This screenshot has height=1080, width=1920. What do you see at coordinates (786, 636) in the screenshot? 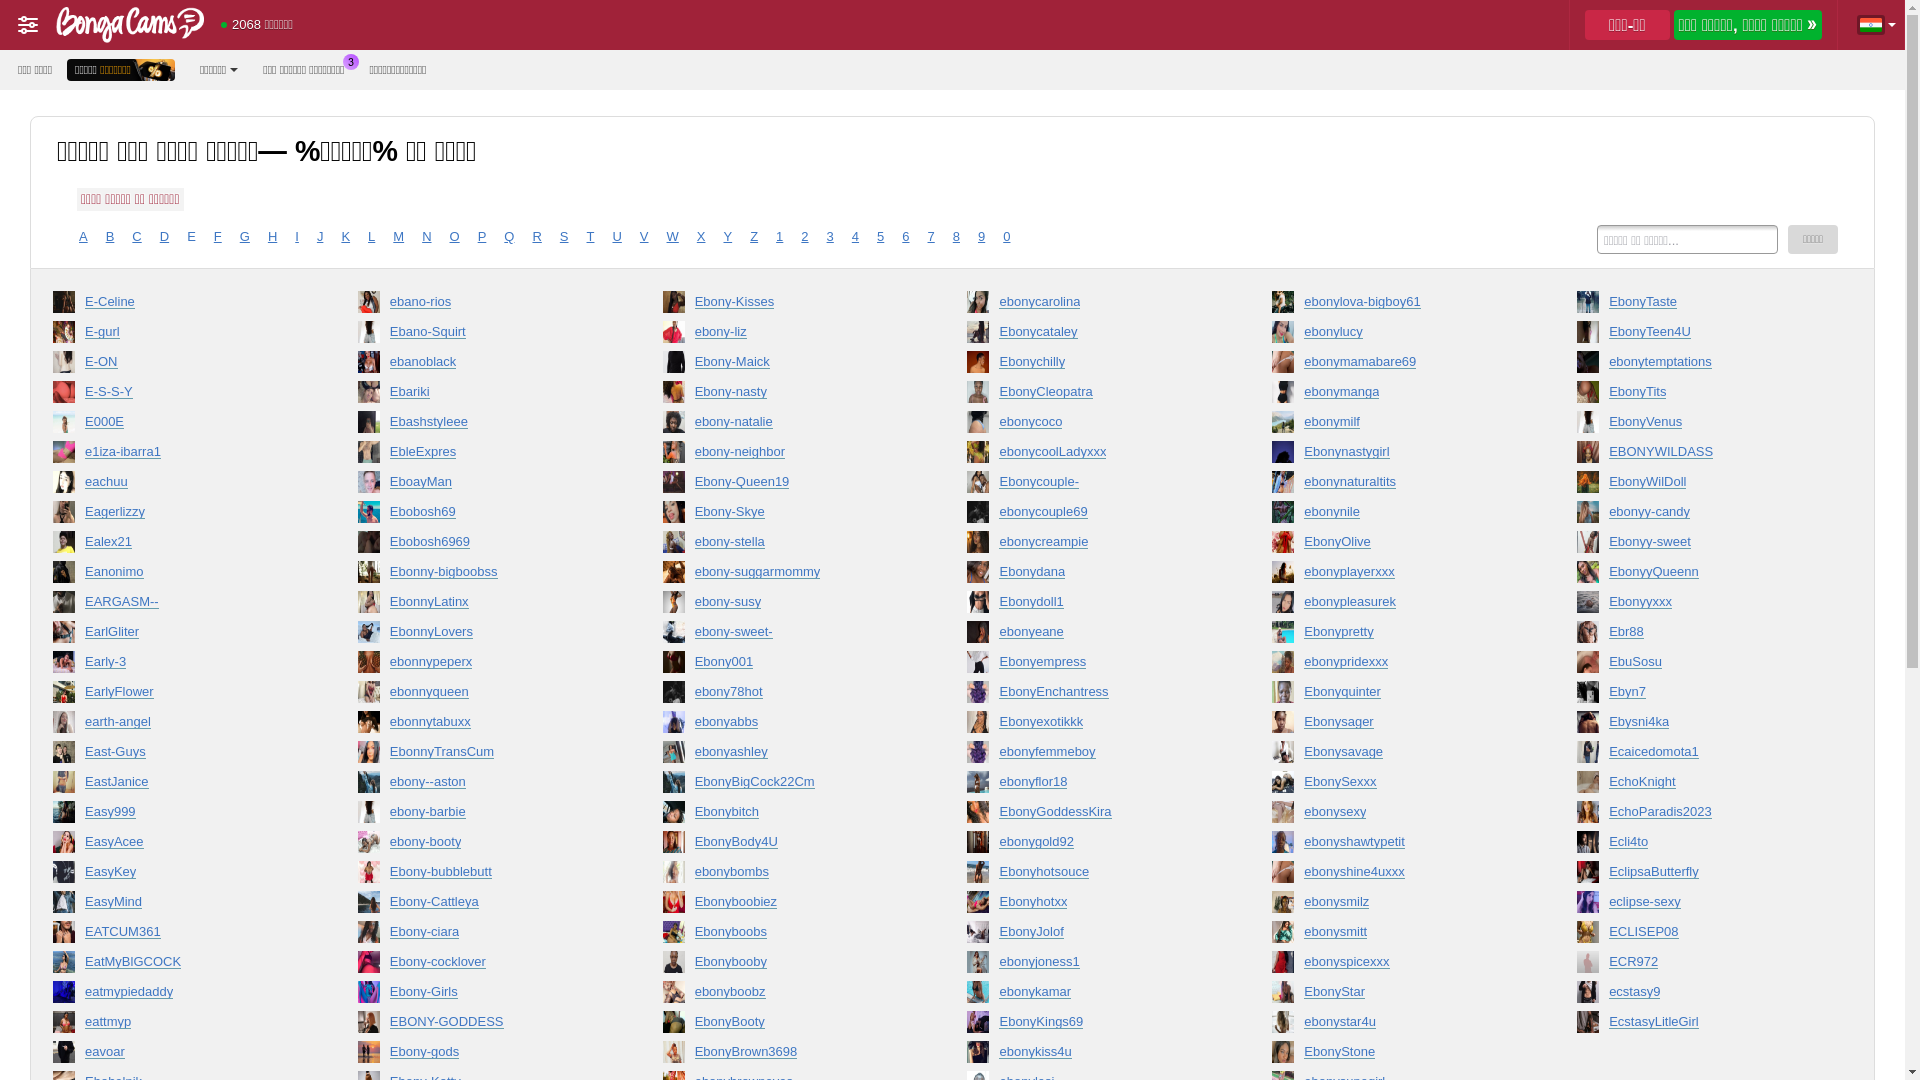
I see `'ebony-sweet-'` at bounding box center [786, 636].